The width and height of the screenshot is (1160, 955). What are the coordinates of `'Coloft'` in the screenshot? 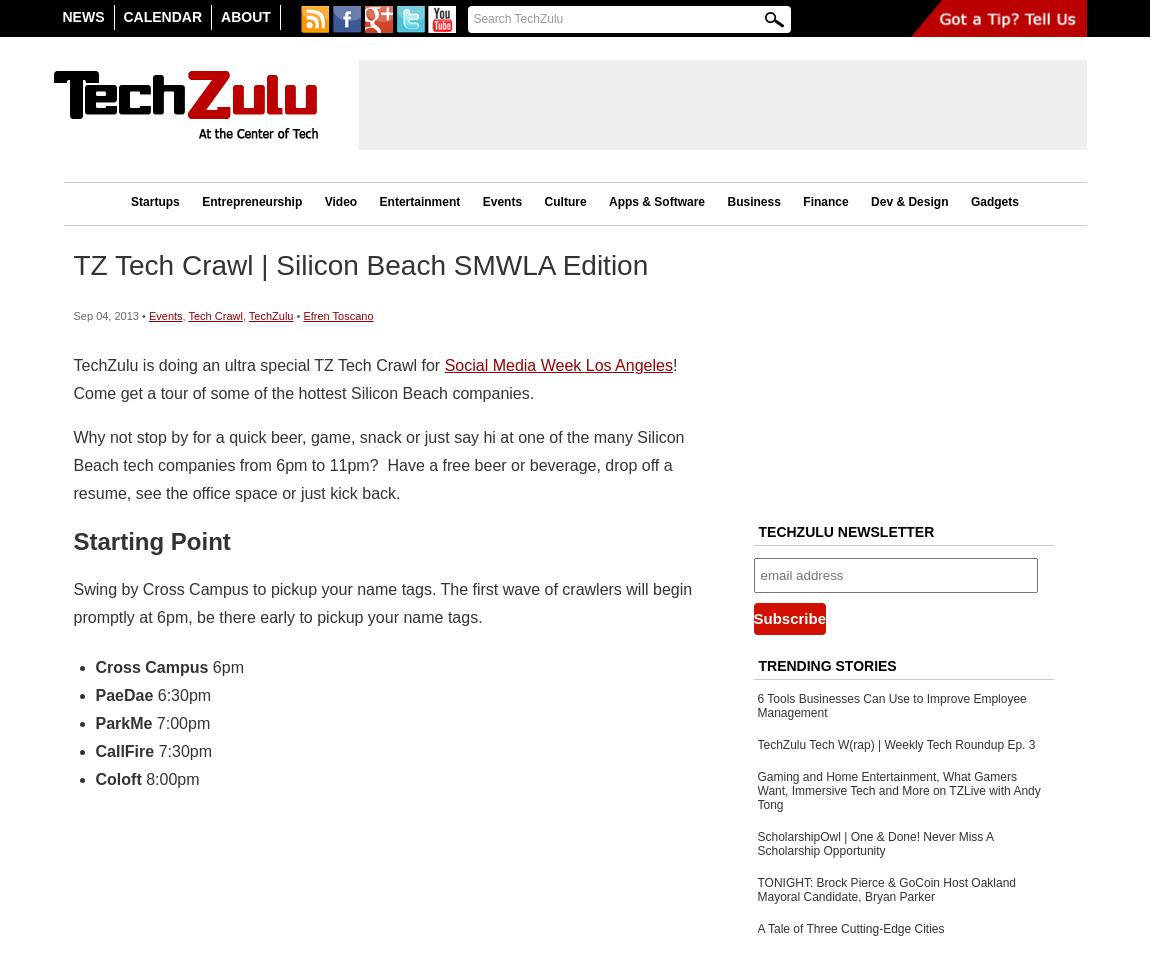 It's located at (116, 777).